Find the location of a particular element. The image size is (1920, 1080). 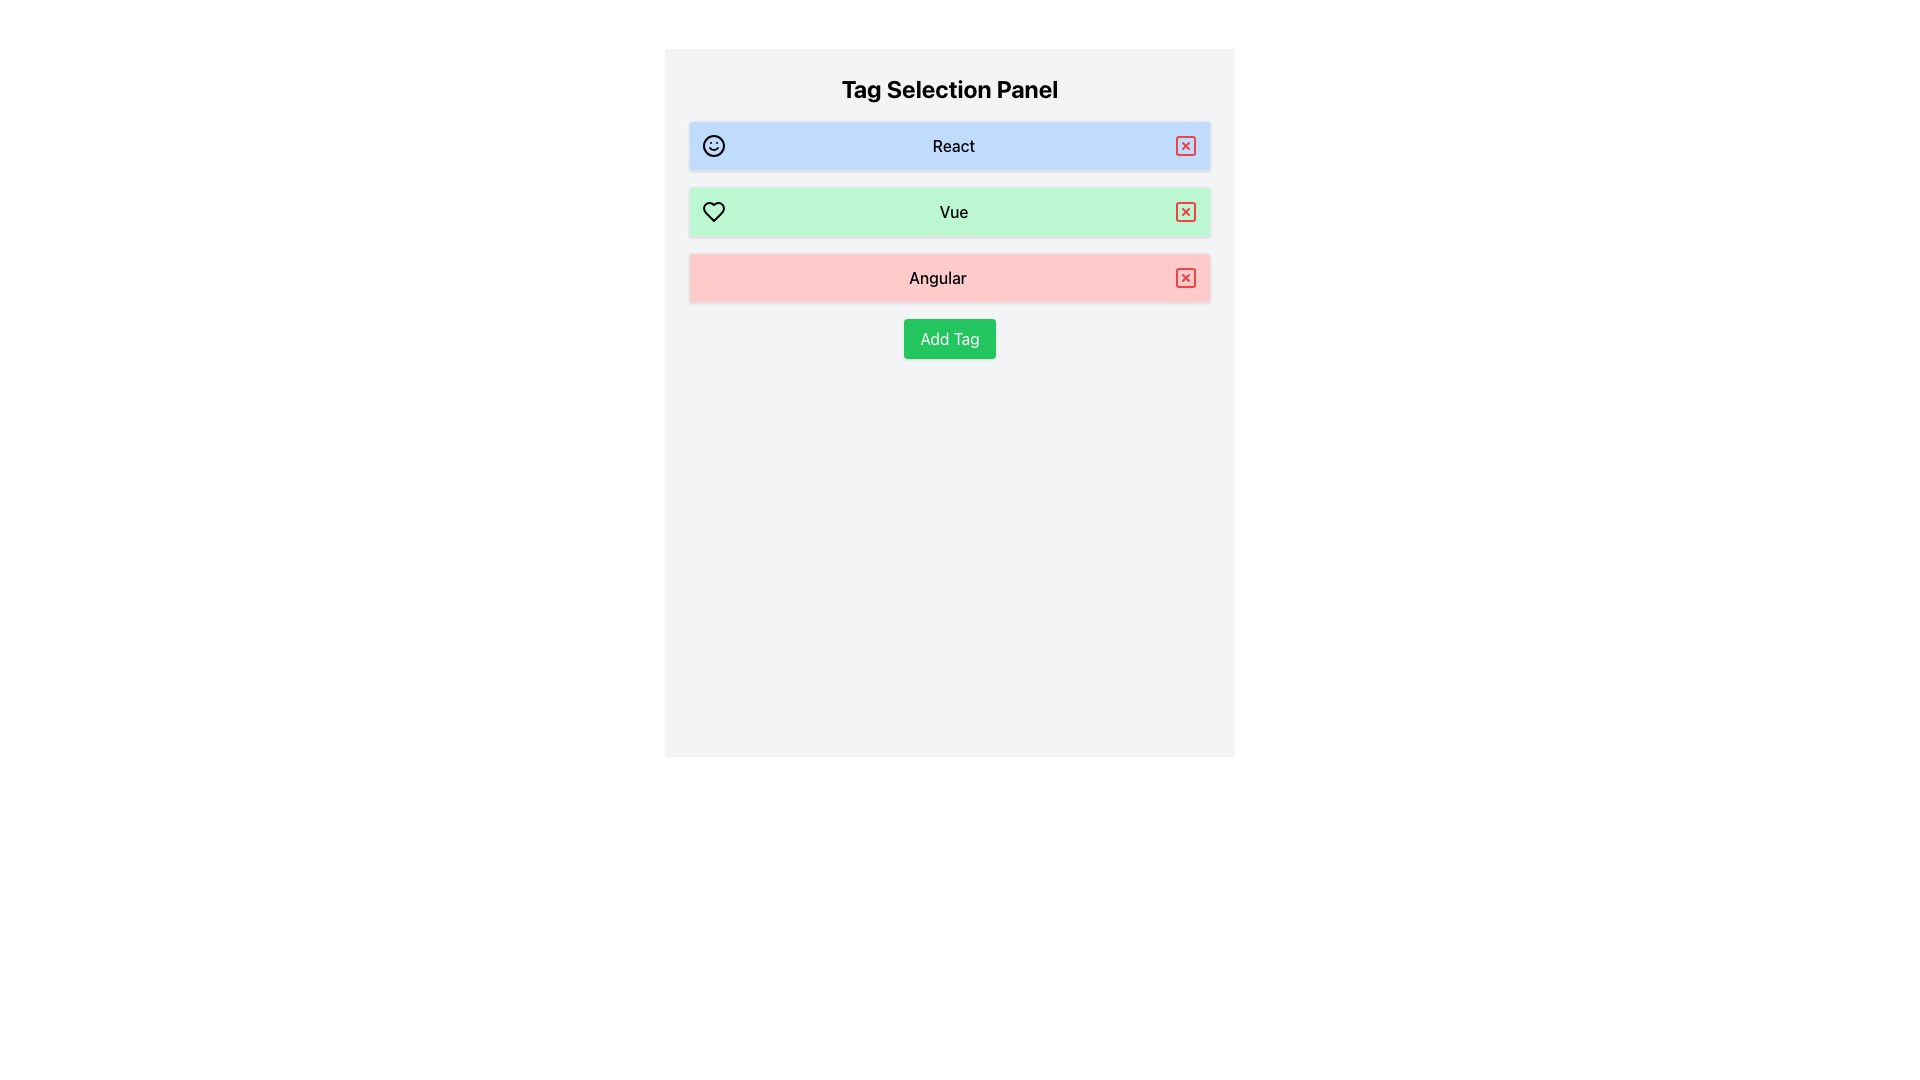

the red 'X' icon button located at the top-right of the 'Angular' block in the Tag Selection Panel is located at coordinates (1185, 277).